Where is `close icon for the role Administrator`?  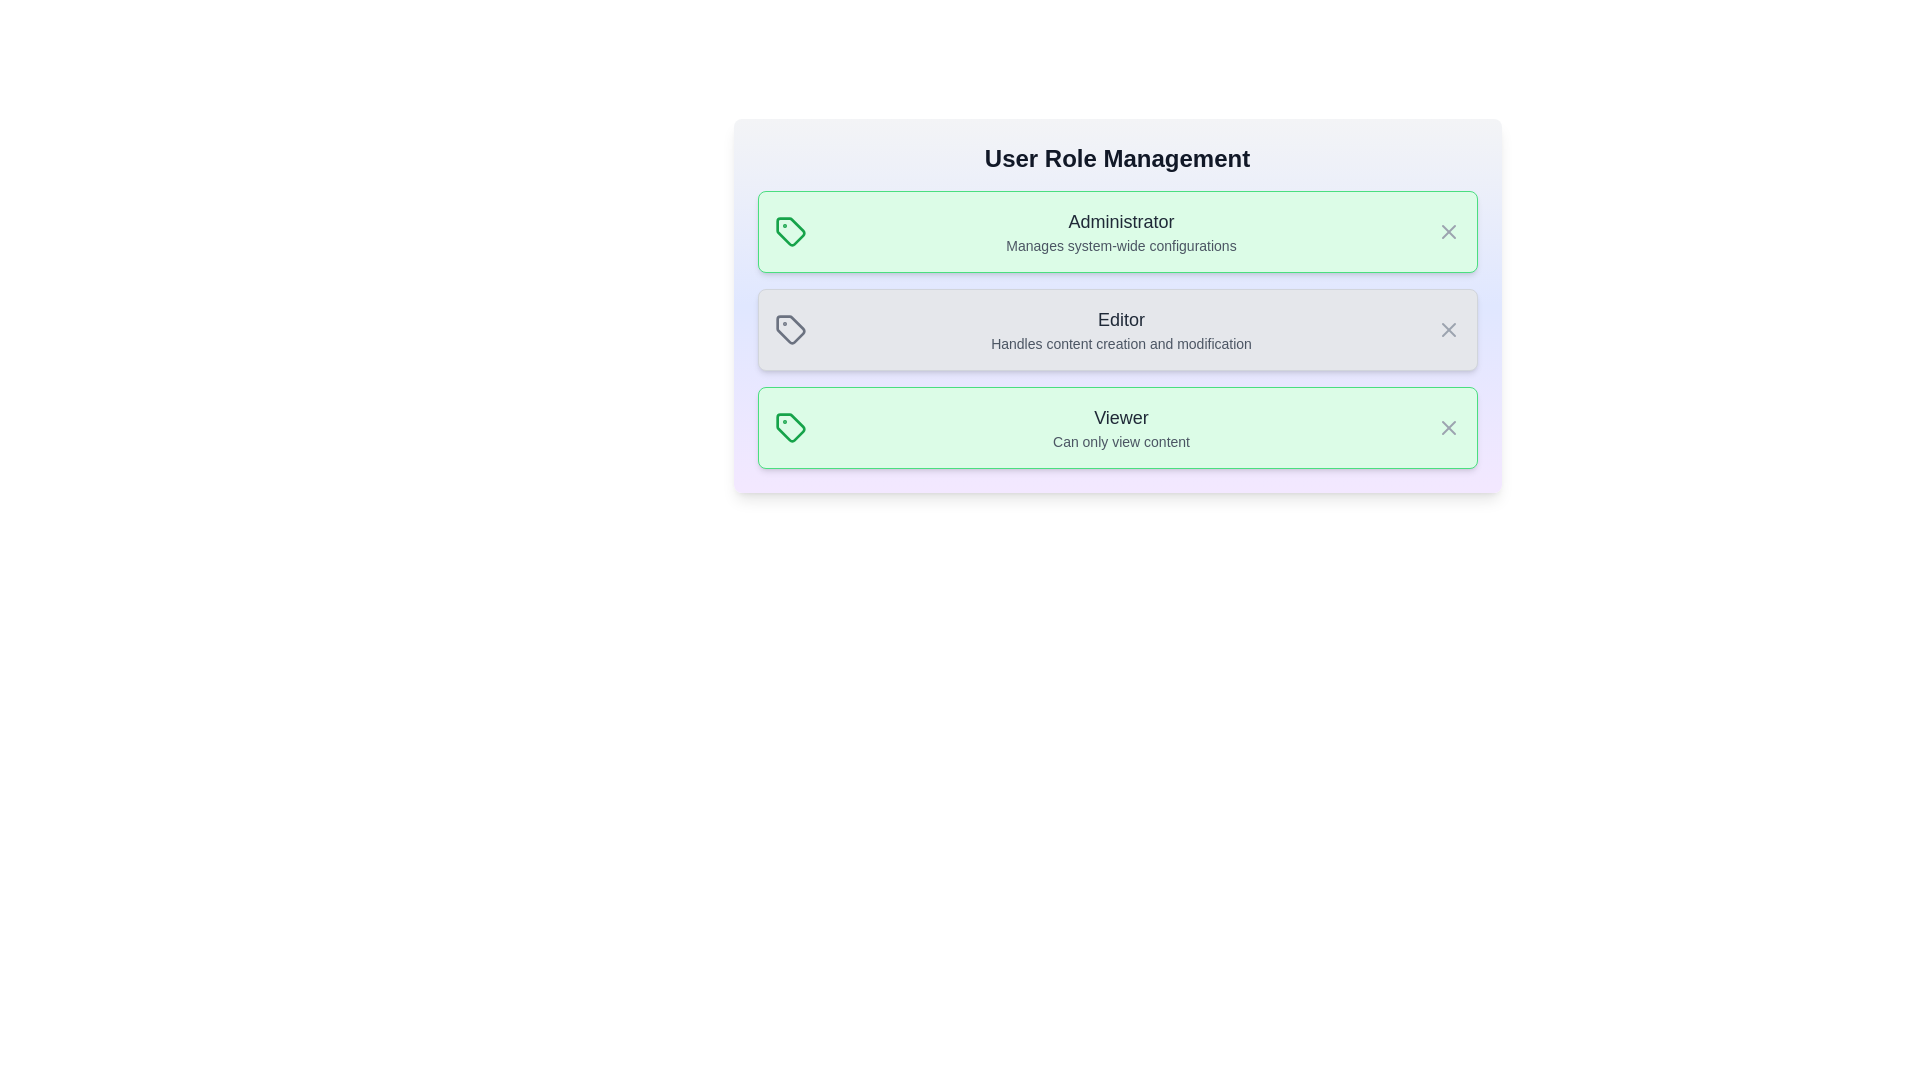
close icon for the role Administrator is located at coordinates (1448, 230).